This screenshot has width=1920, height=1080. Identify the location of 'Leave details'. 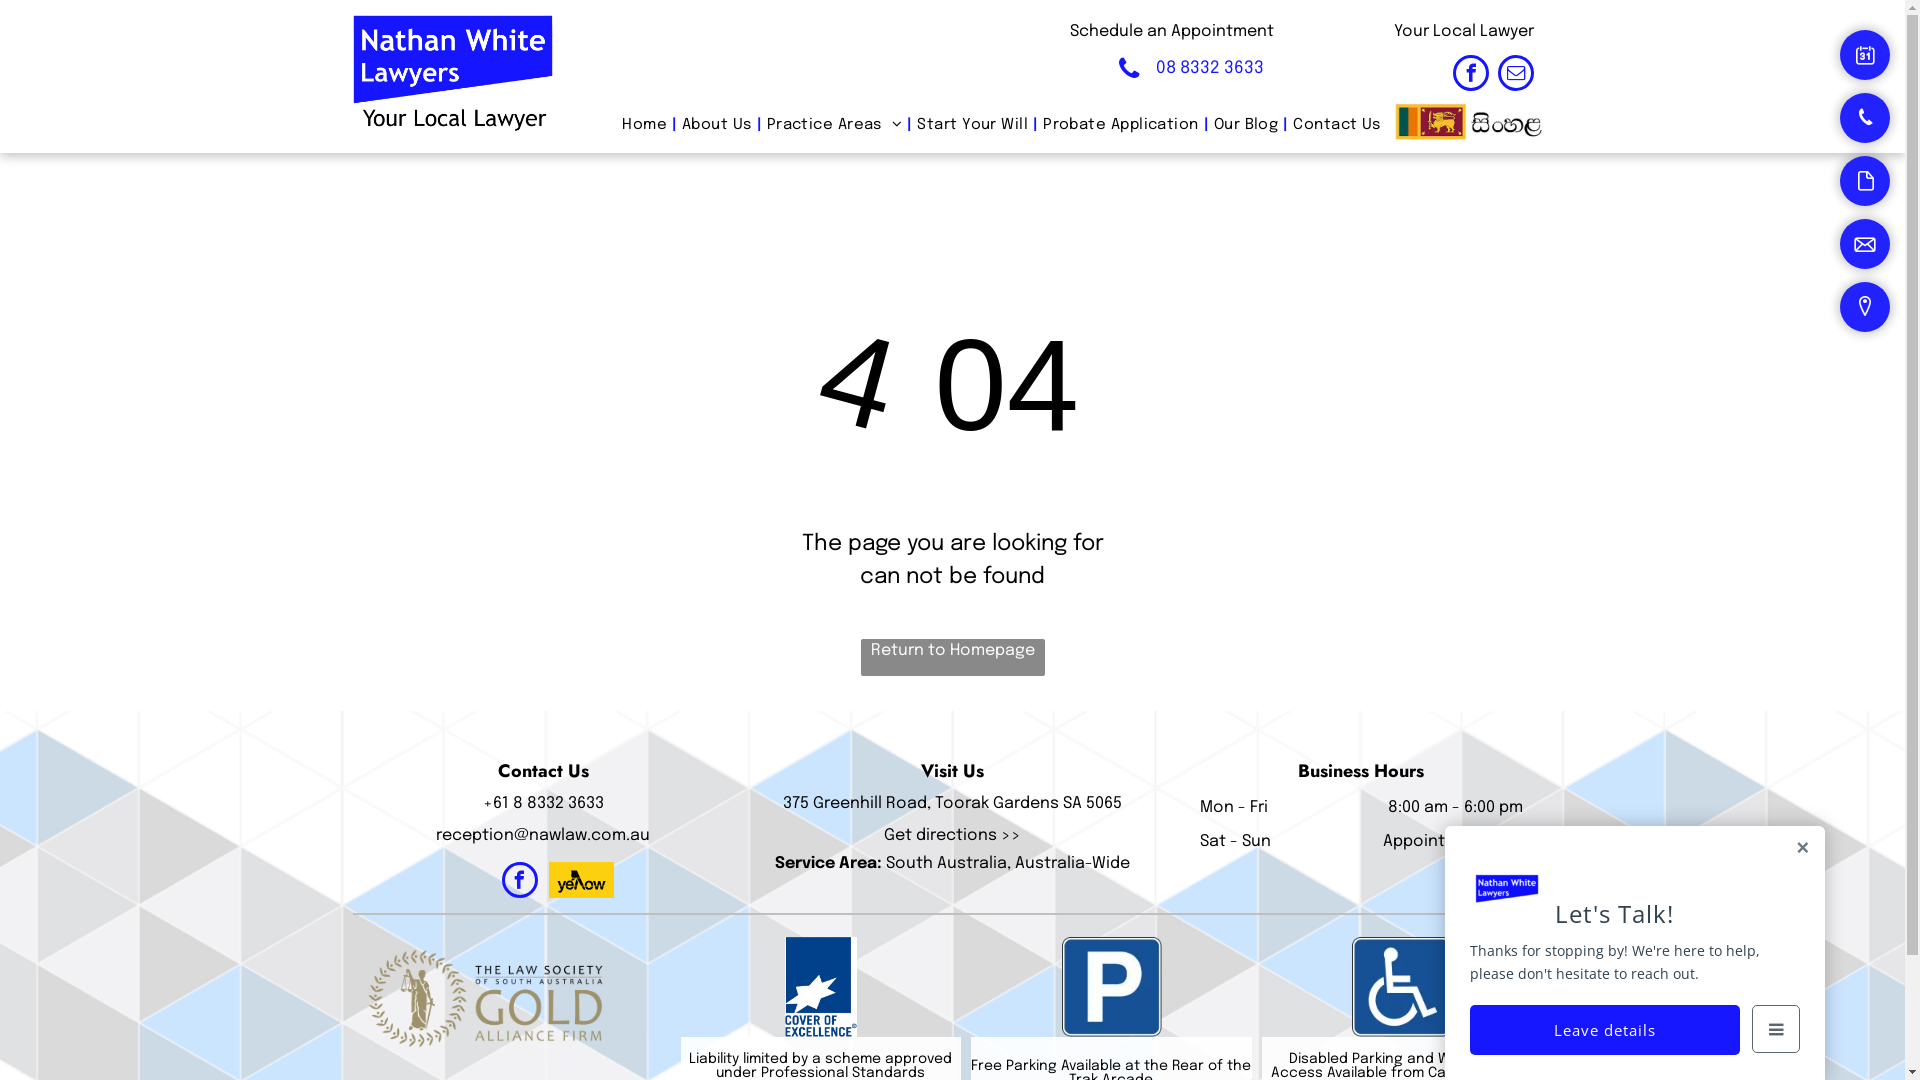
(1604, 1029).